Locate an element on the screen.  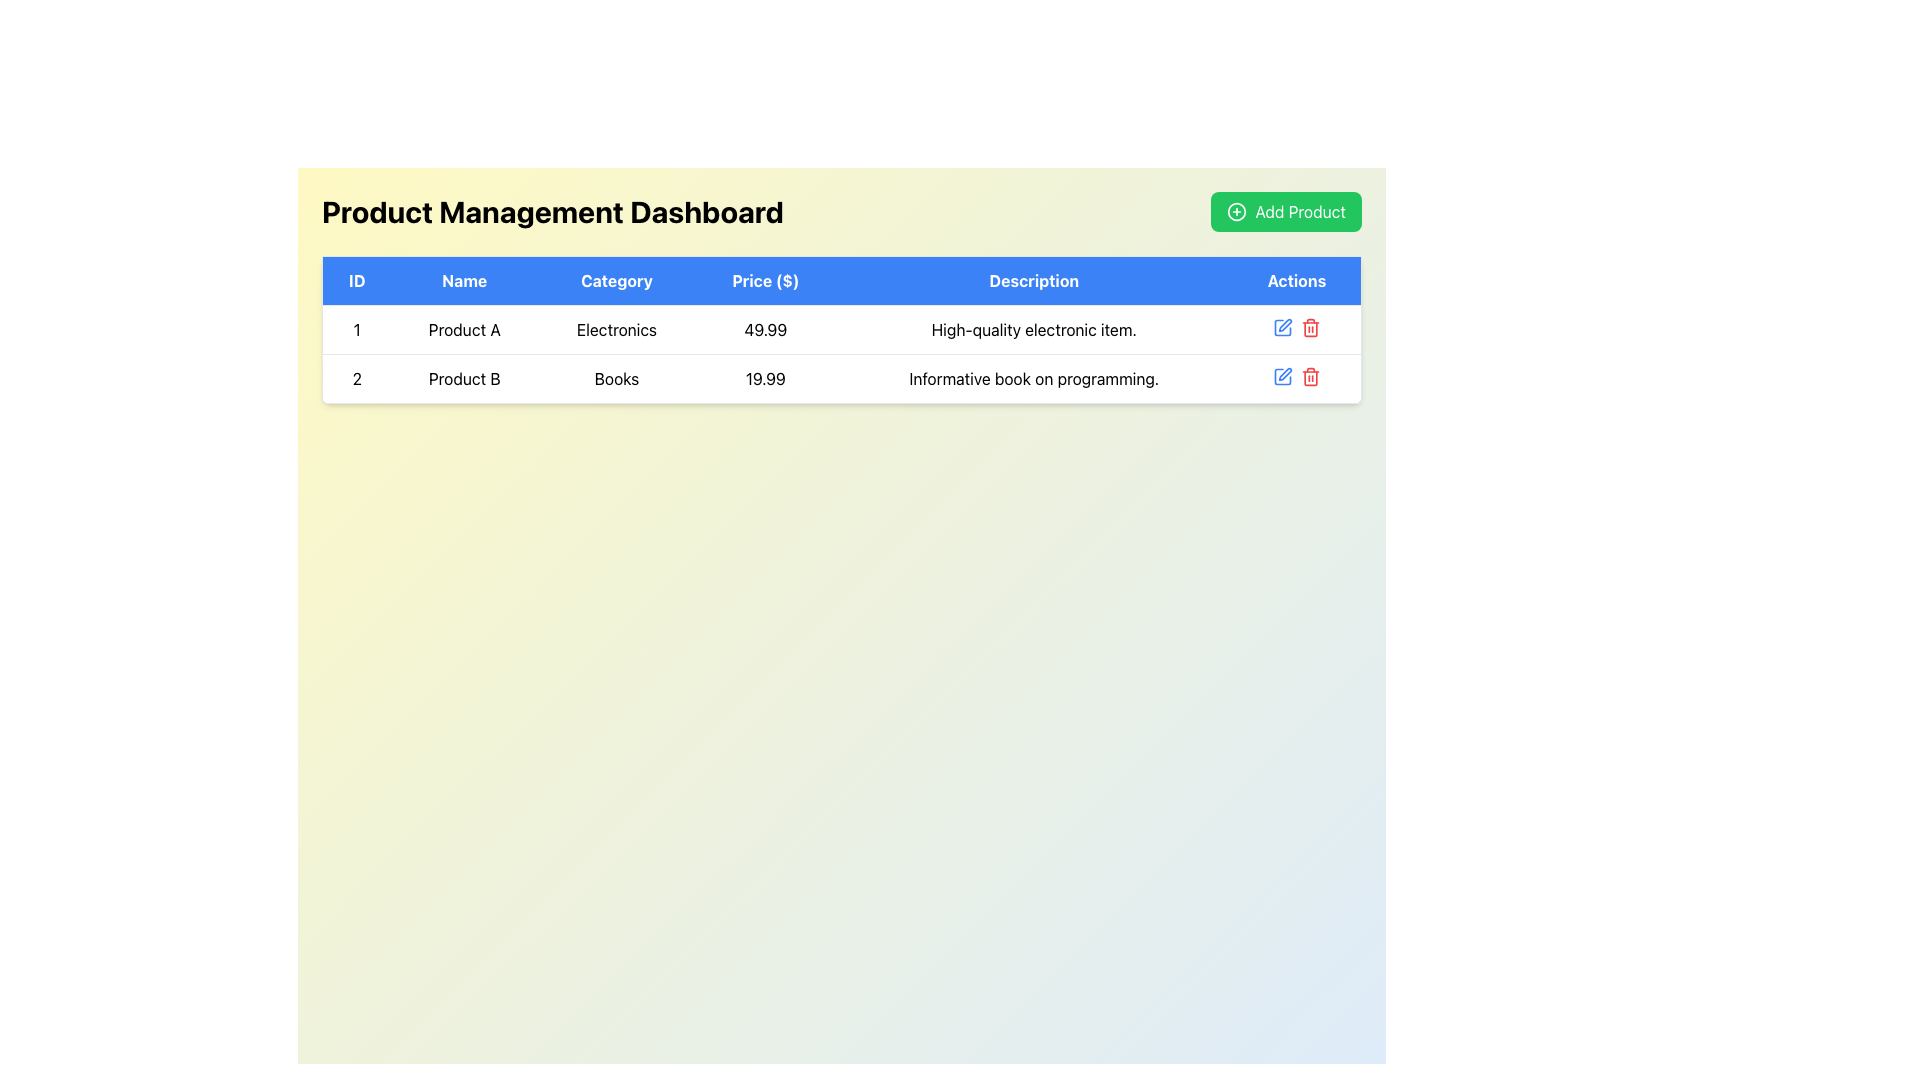
the button in the 'Actions' column for 'Product A' is located at coordinates (1285, 324).